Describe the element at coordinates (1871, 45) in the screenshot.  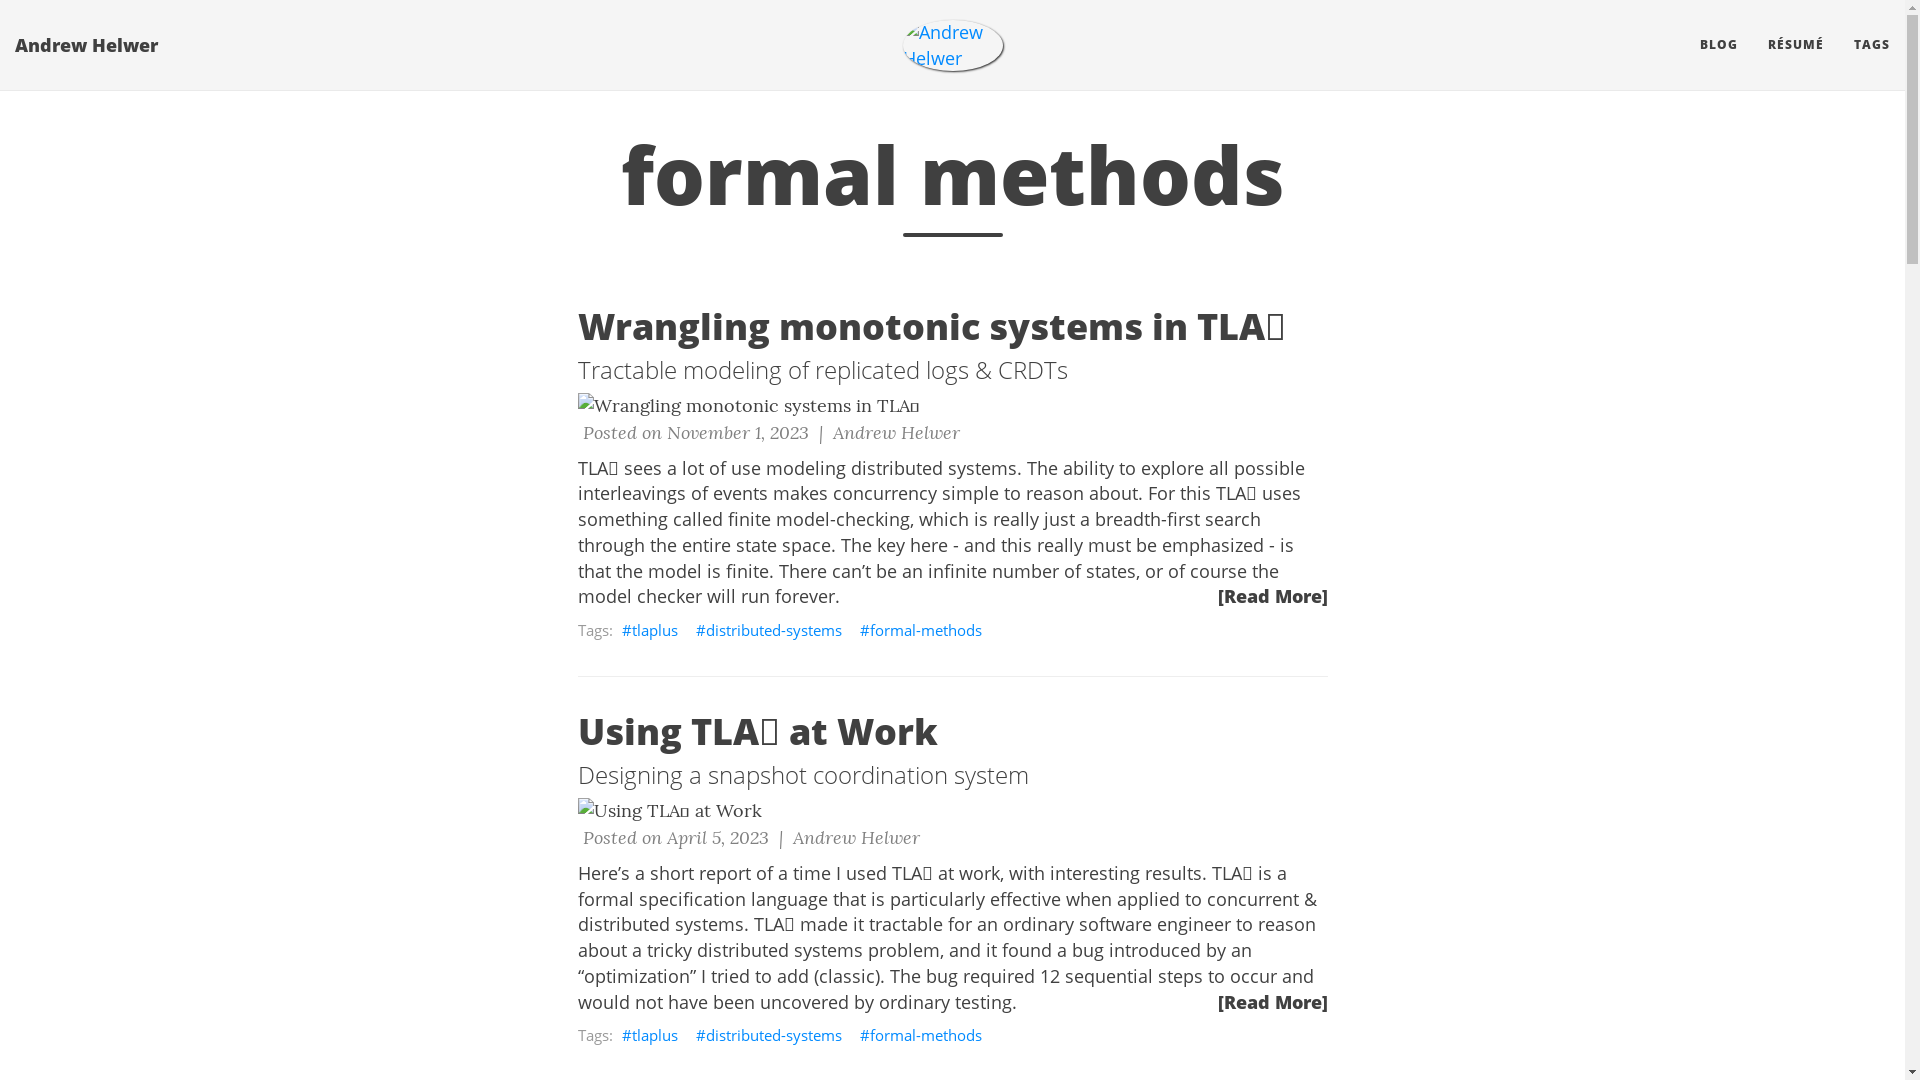
I see `'TAGS'` at that location.